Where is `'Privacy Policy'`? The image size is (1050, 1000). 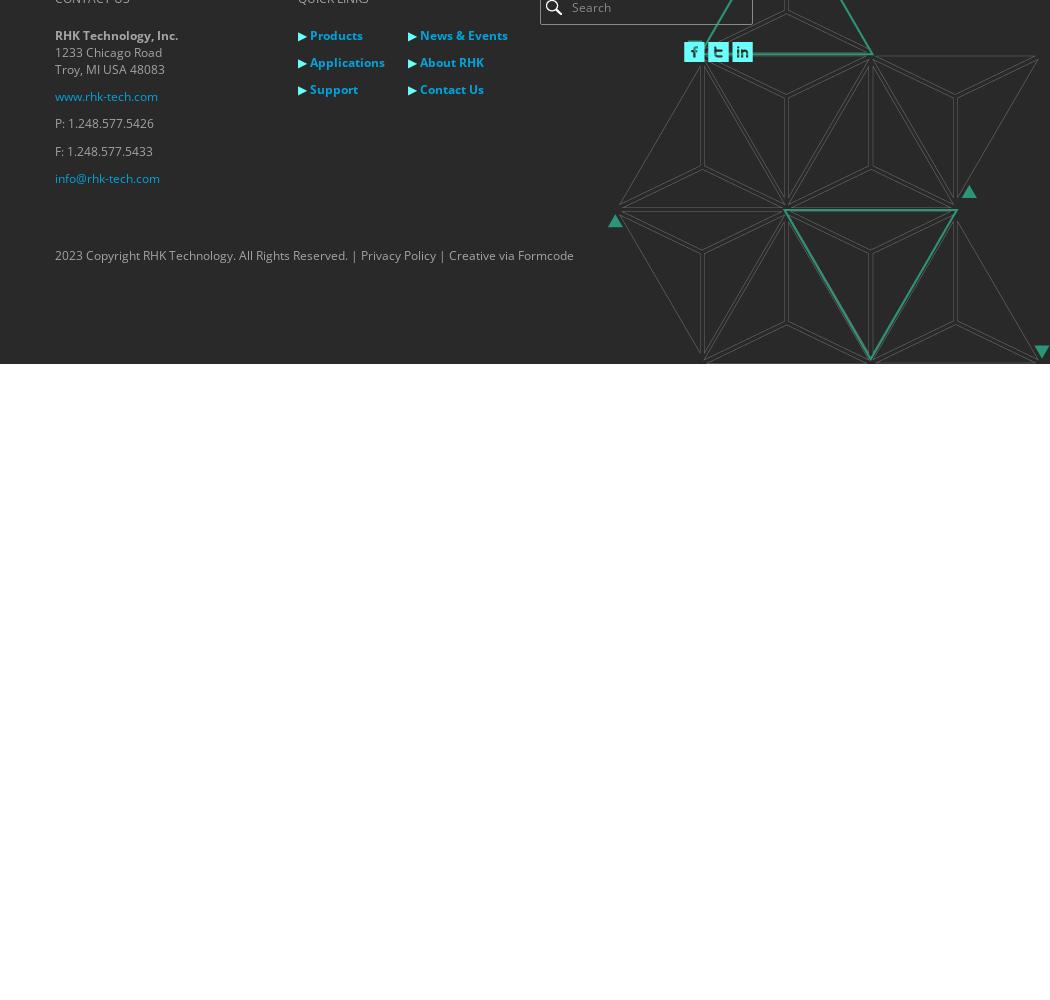 'Privacy Policy' is located at coordinates (398, 254).